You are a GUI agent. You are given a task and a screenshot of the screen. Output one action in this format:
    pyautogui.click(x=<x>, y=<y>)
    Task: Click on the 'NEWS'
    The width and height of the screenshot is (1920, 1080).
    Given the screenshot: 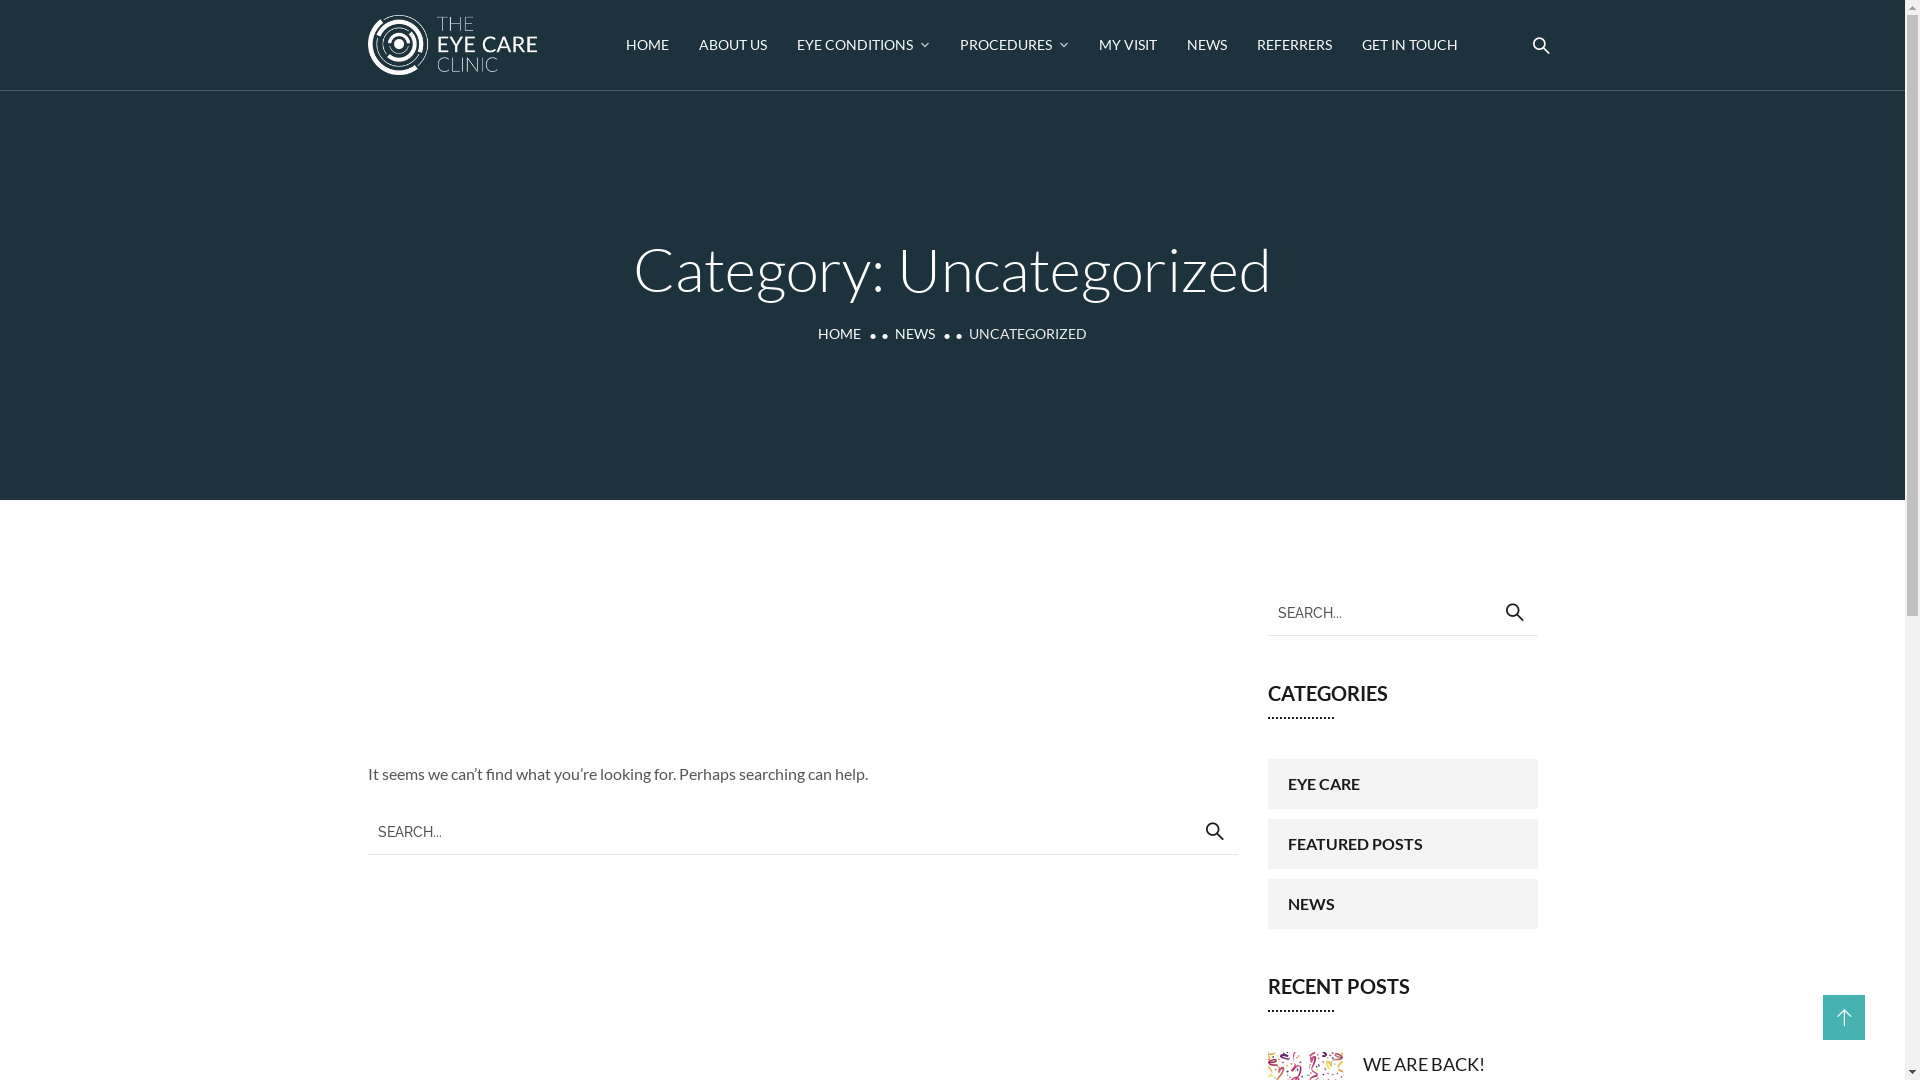 What is the action you would take?
    pyautogui.click(x=914, y=332)
    